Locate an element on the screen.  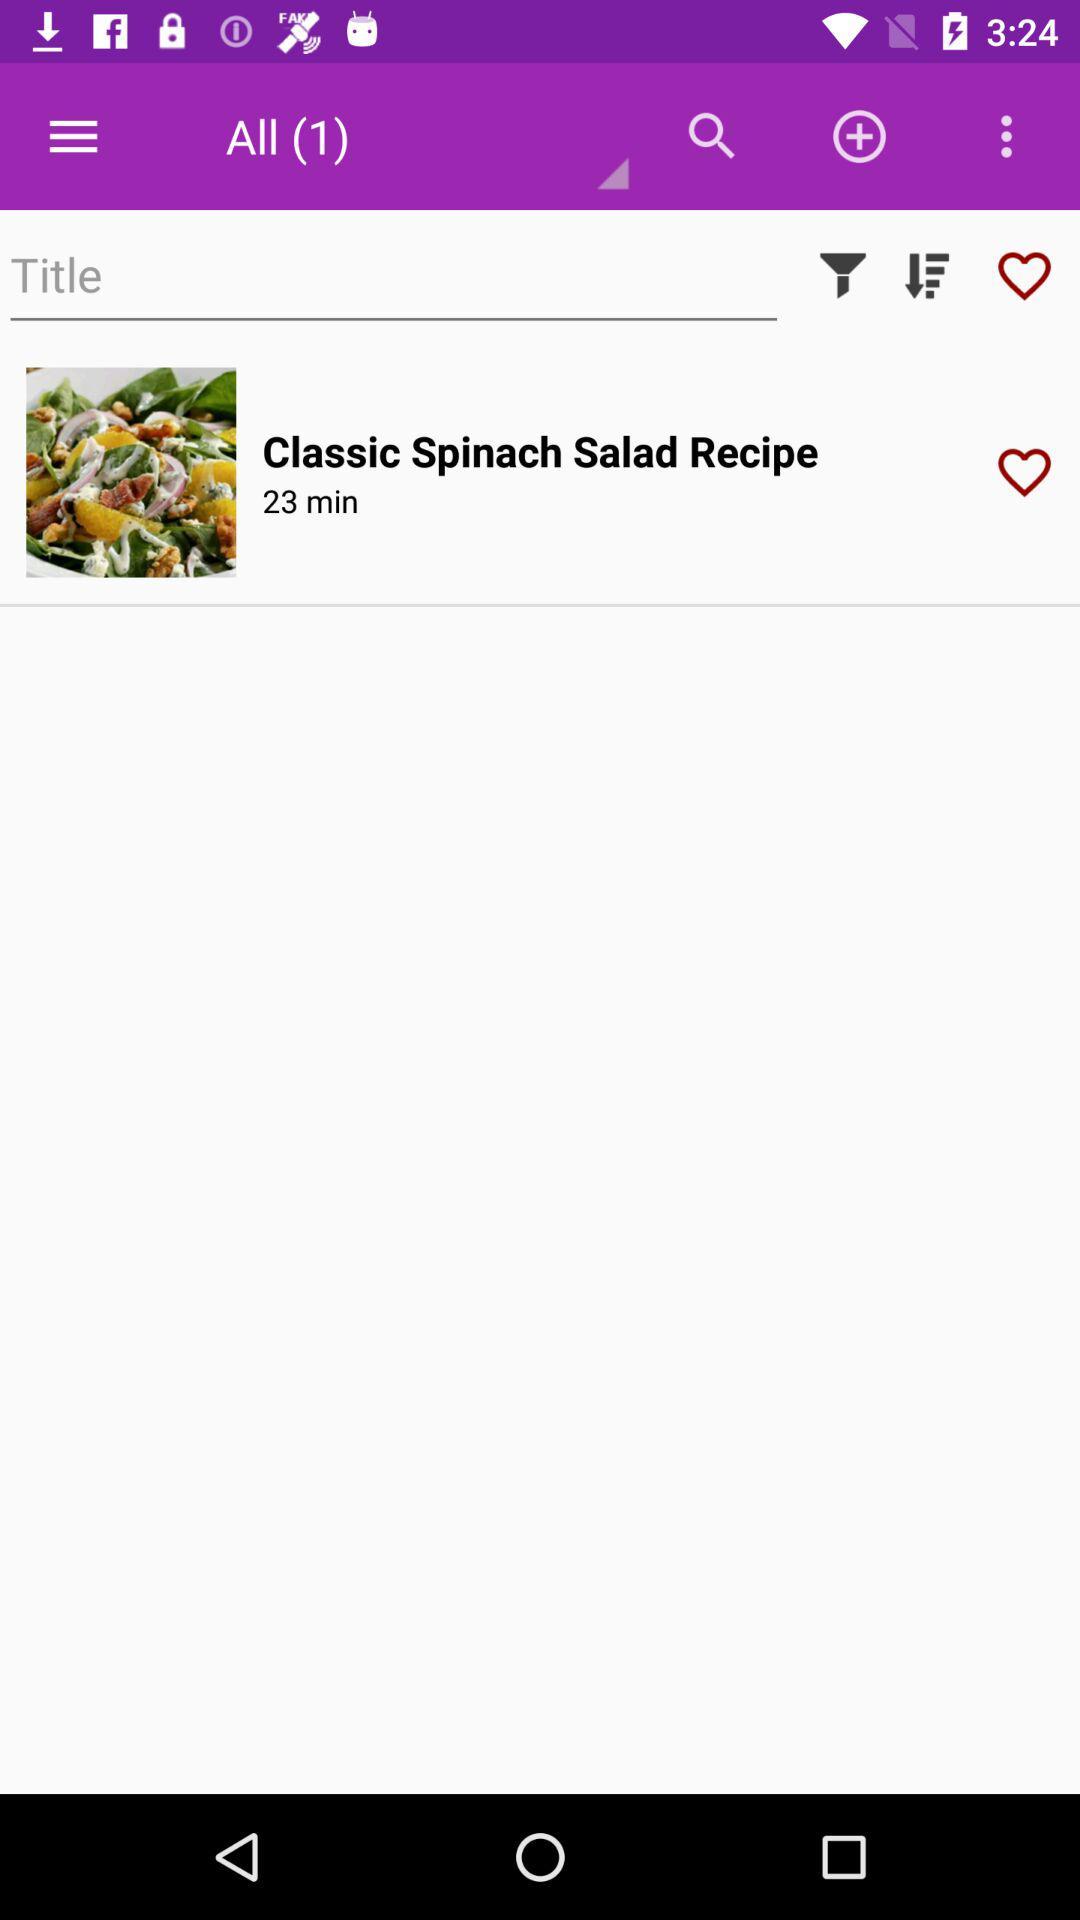
use filter is located at coordinates (843, 274).